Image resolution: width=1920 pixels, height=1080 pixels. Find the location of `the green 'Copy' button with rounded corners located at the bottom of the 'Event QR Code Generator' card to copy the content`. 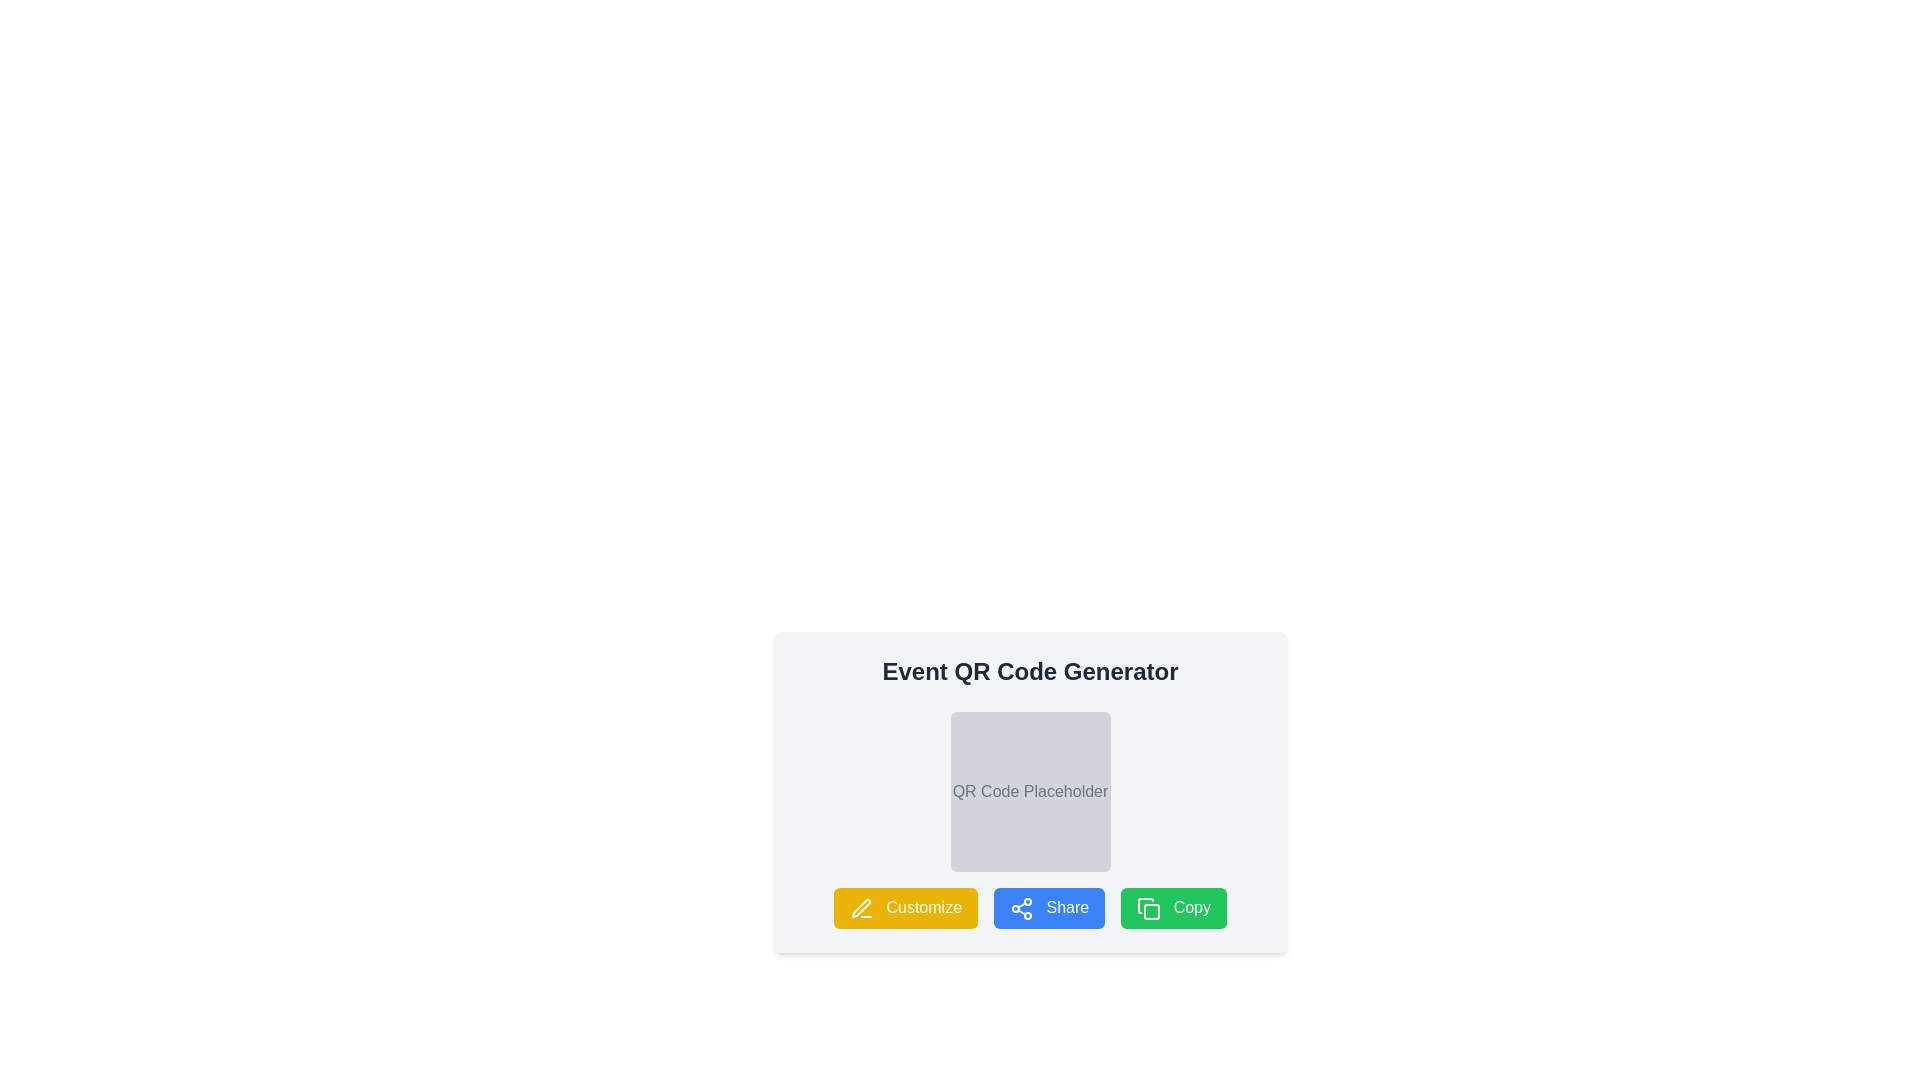

the green 'Copy' button with rounded corners located at the bottom of the 'Event QR Code Generator' card to copy the content is located at coordinates (1174, 908).